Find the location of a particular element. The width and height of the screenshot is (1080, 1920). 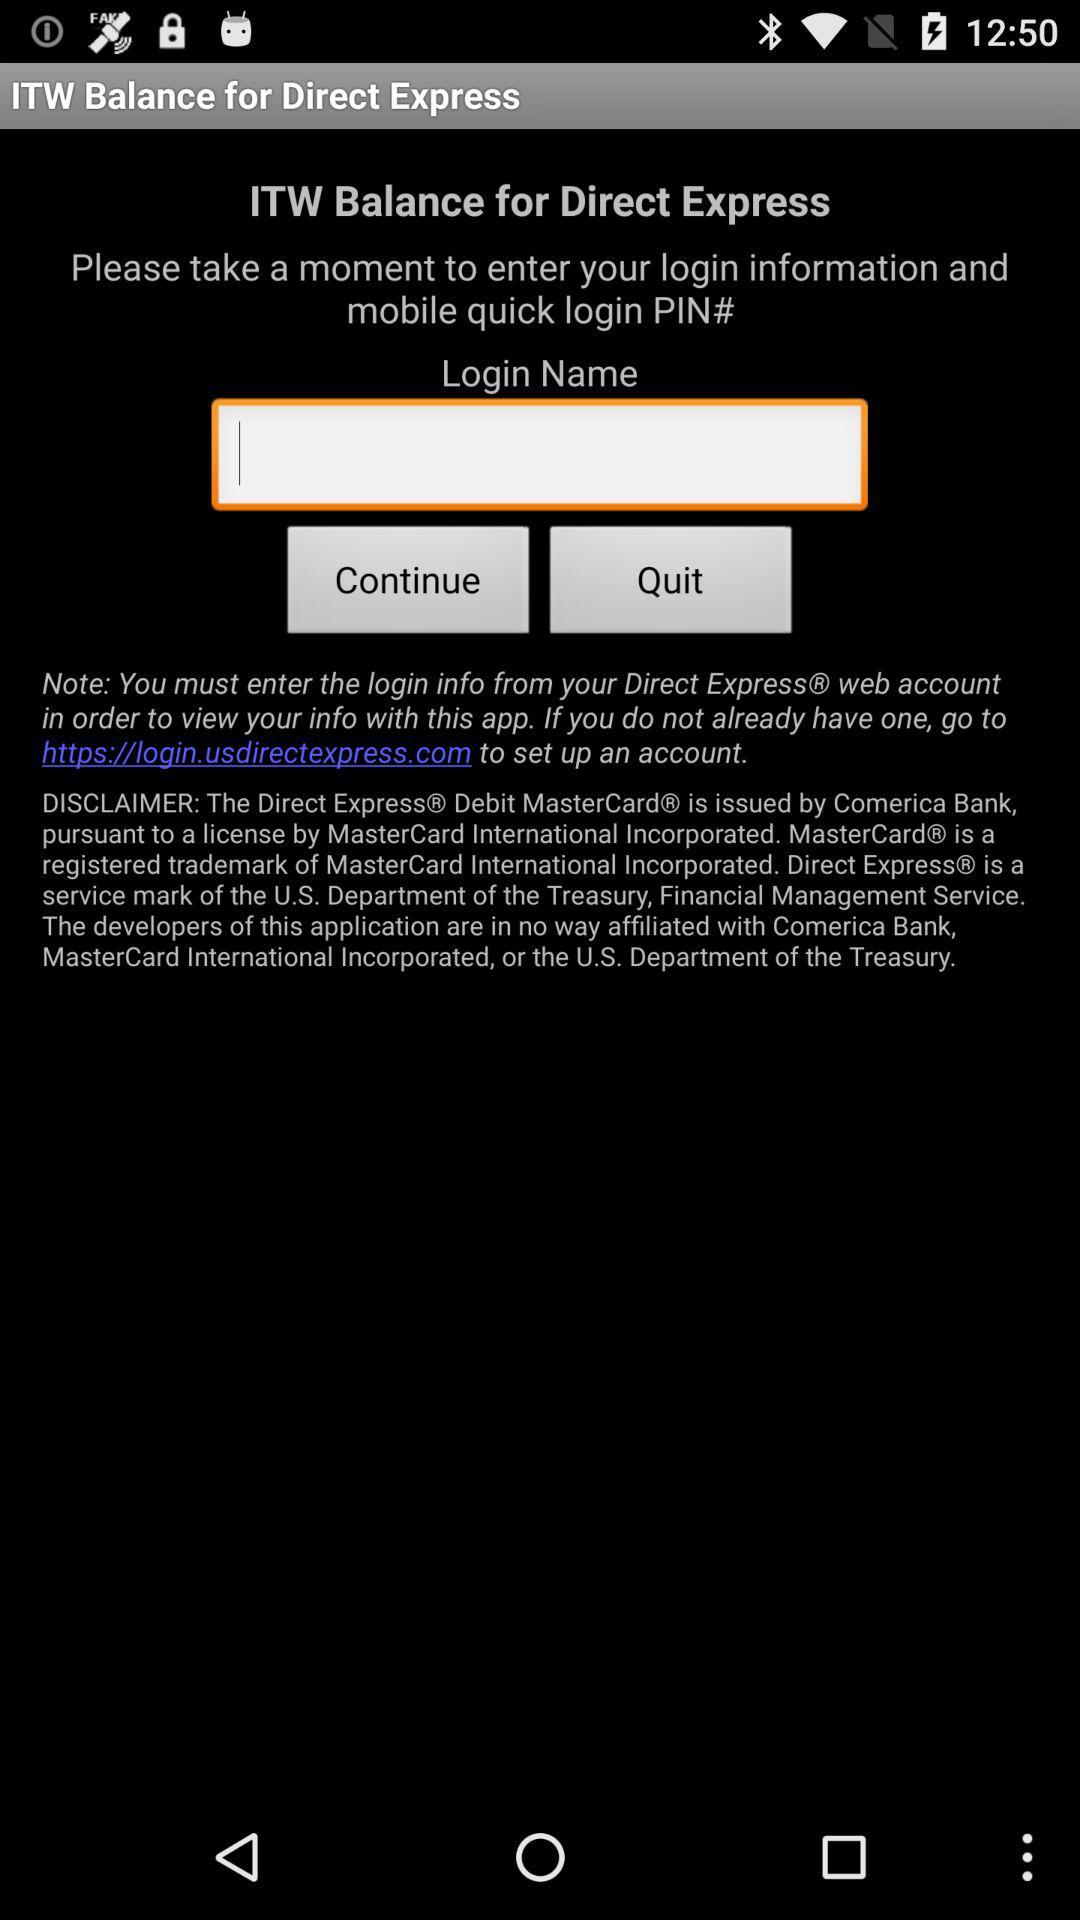

the continue is located at coordinates (407, 584).